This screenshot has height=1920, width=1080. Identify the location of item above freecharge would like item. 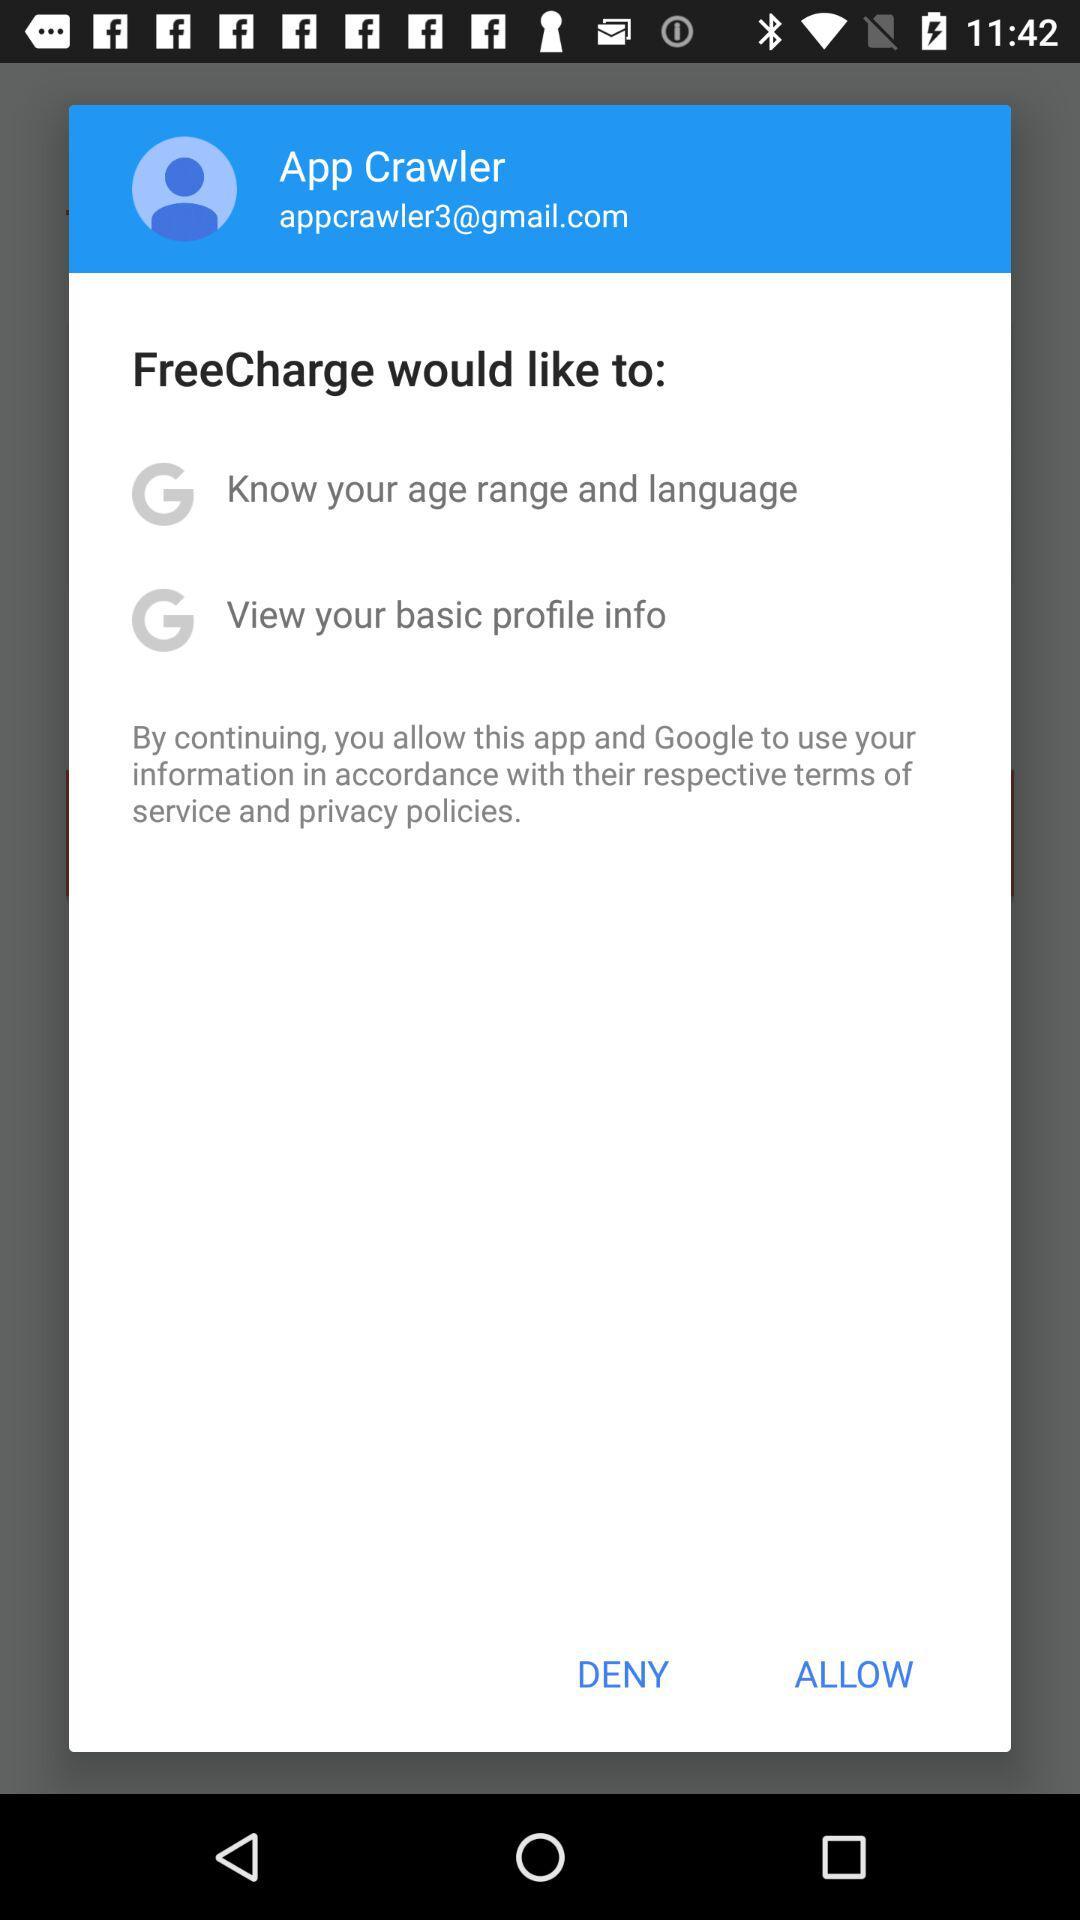
(454, 214).